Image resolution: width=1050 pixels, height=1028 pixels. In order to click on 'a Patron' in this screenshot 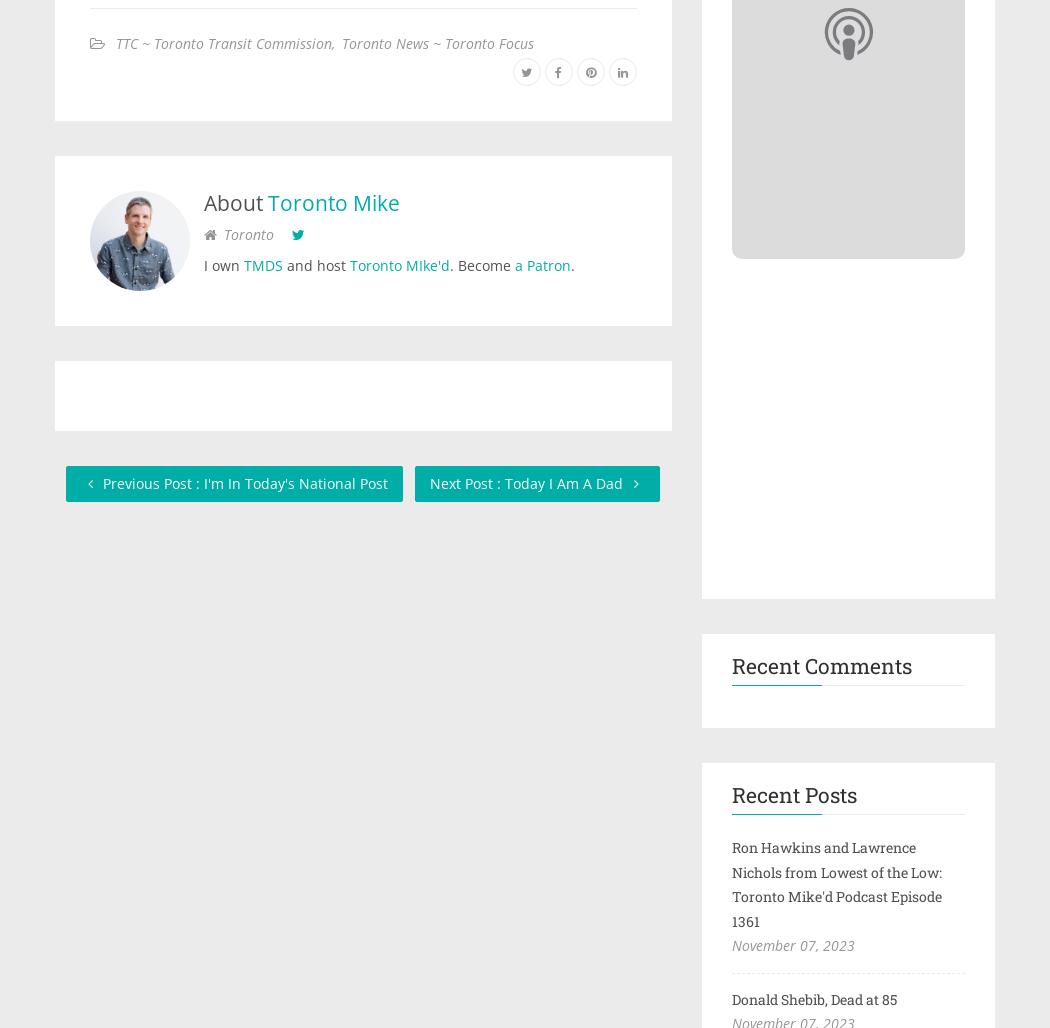, I will do `click(542, 265)`.